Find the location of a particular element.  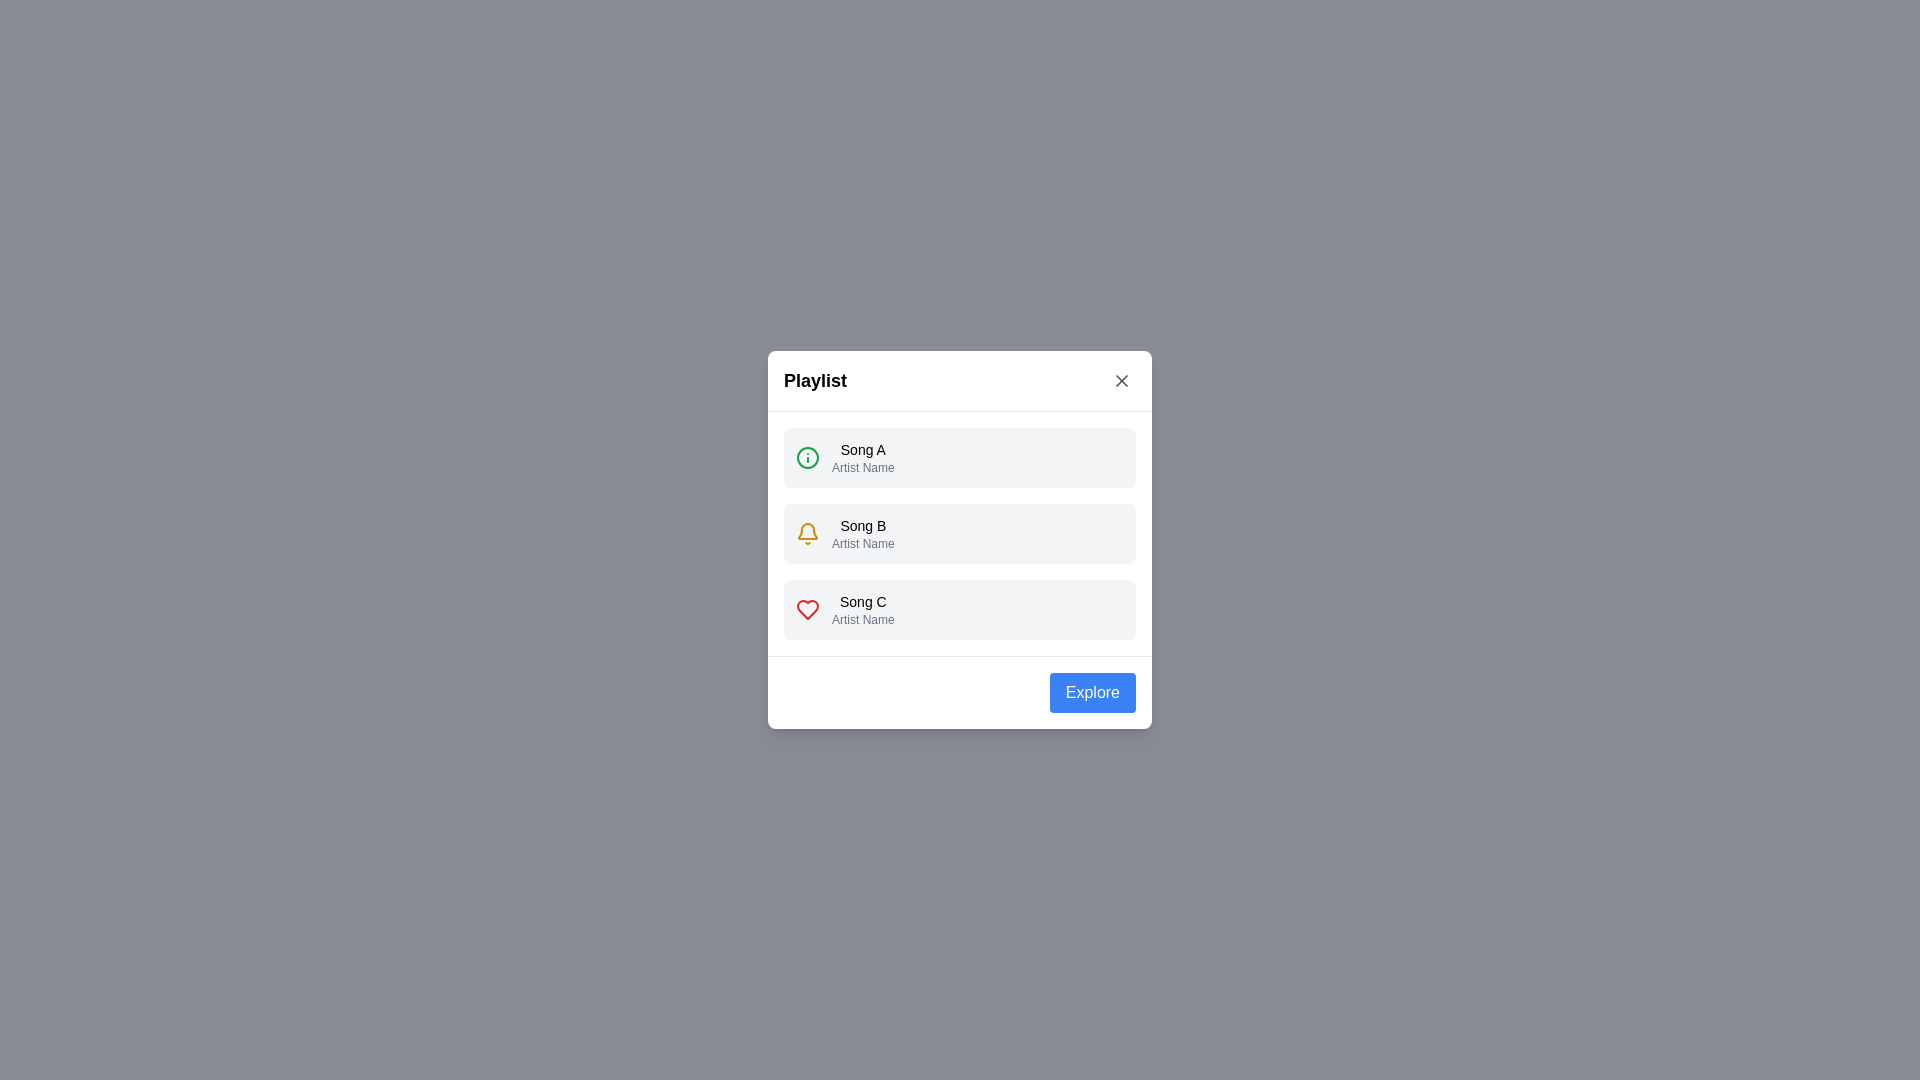

the song's type or status is located at coordinates (960, 540).